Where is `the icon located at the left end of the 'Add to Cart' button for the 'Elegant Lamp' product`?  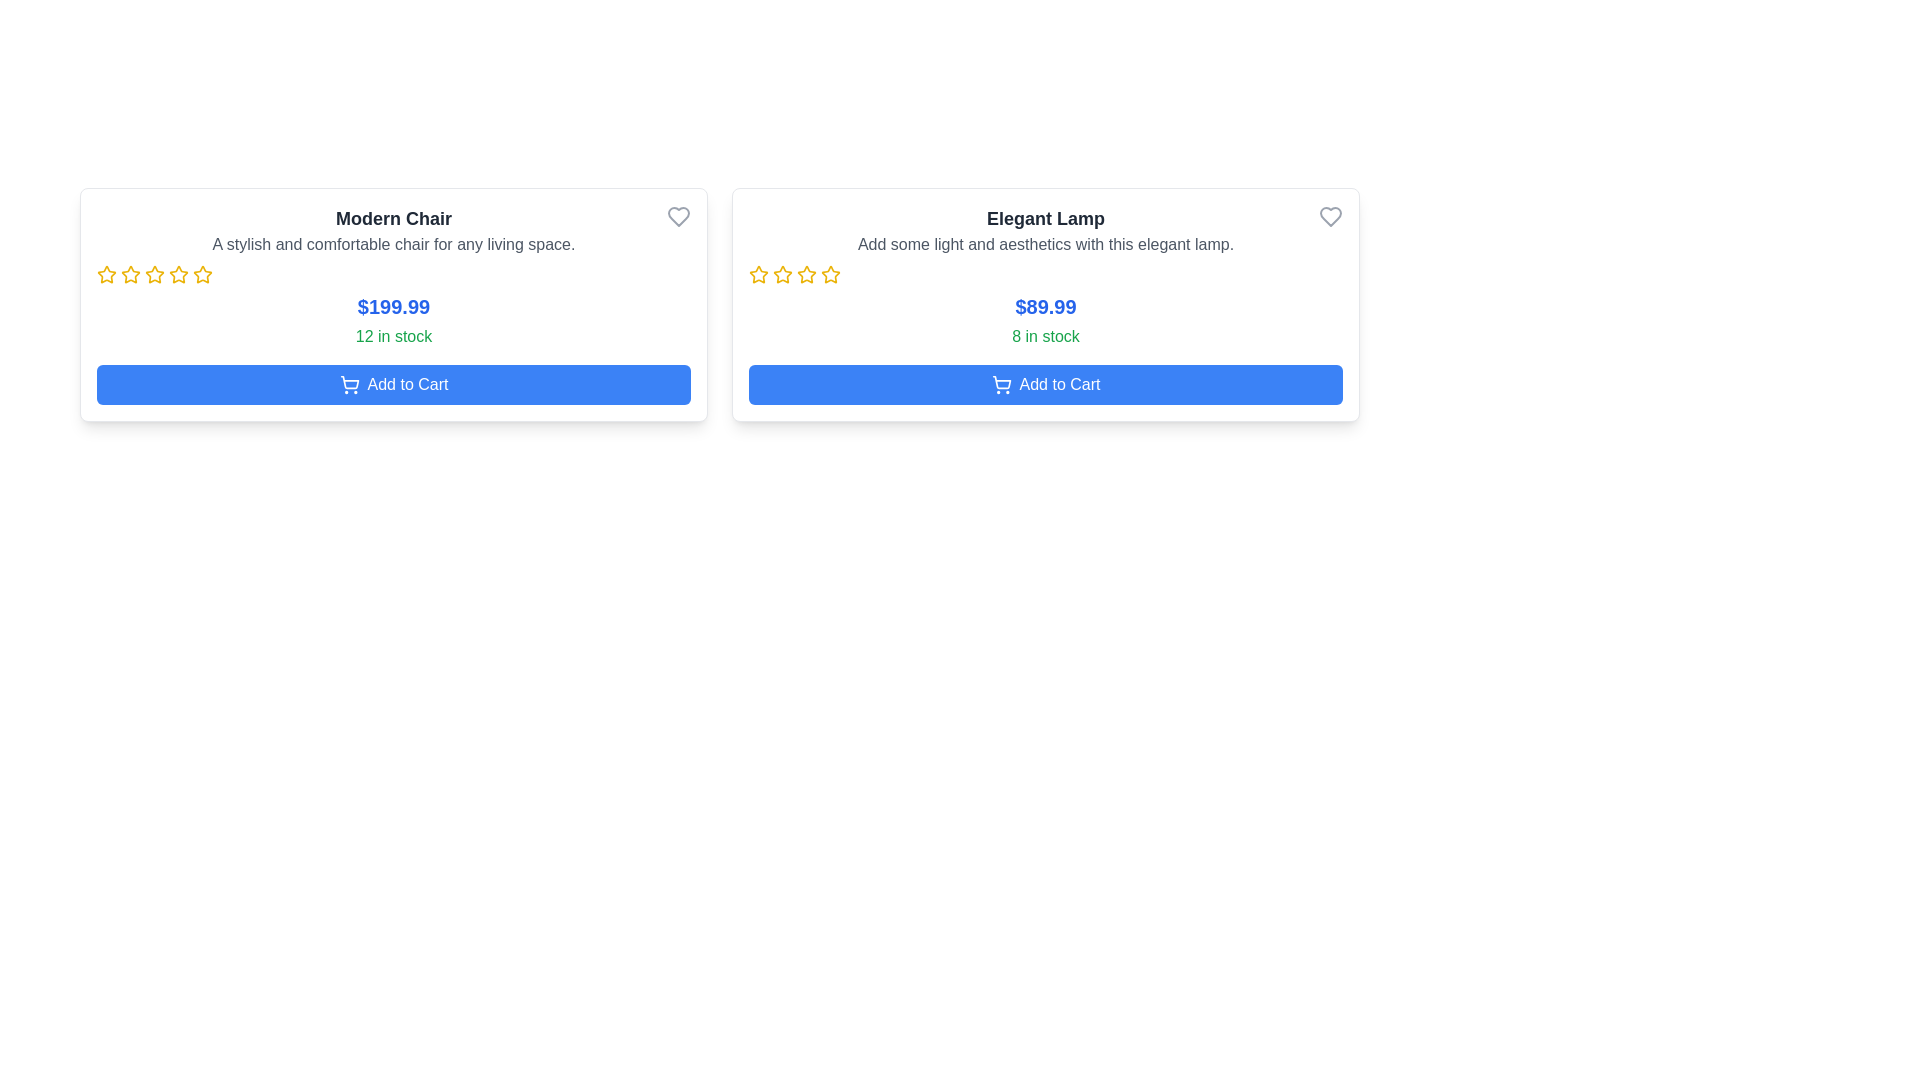
the icon located at the left end of the 'Add to Cart' button for the 'Elegant Lamp' product is located at coordinates (1001, 385).